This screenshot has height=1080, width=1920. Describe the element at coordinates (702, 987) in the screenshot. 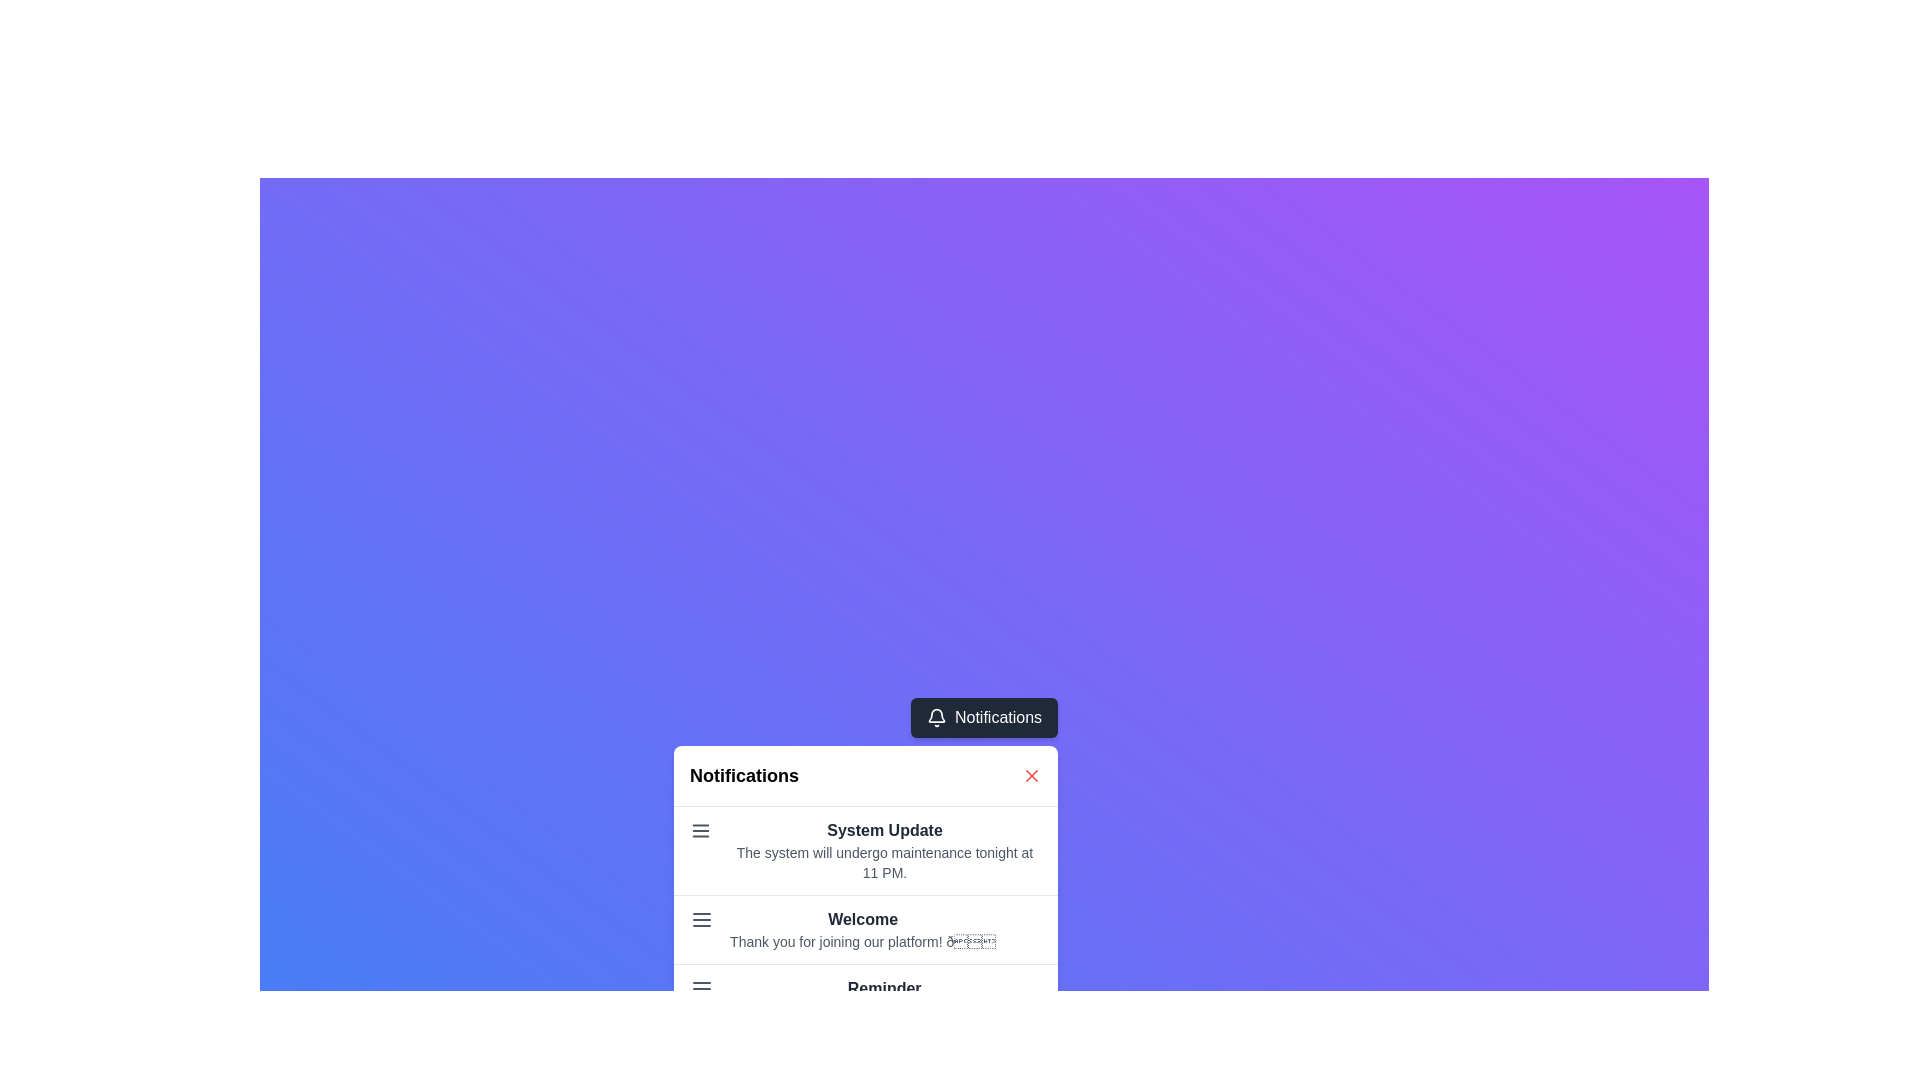

I see `the gray hamburger menu icon, which is located to the left of the 'Reminder' text` at that location.